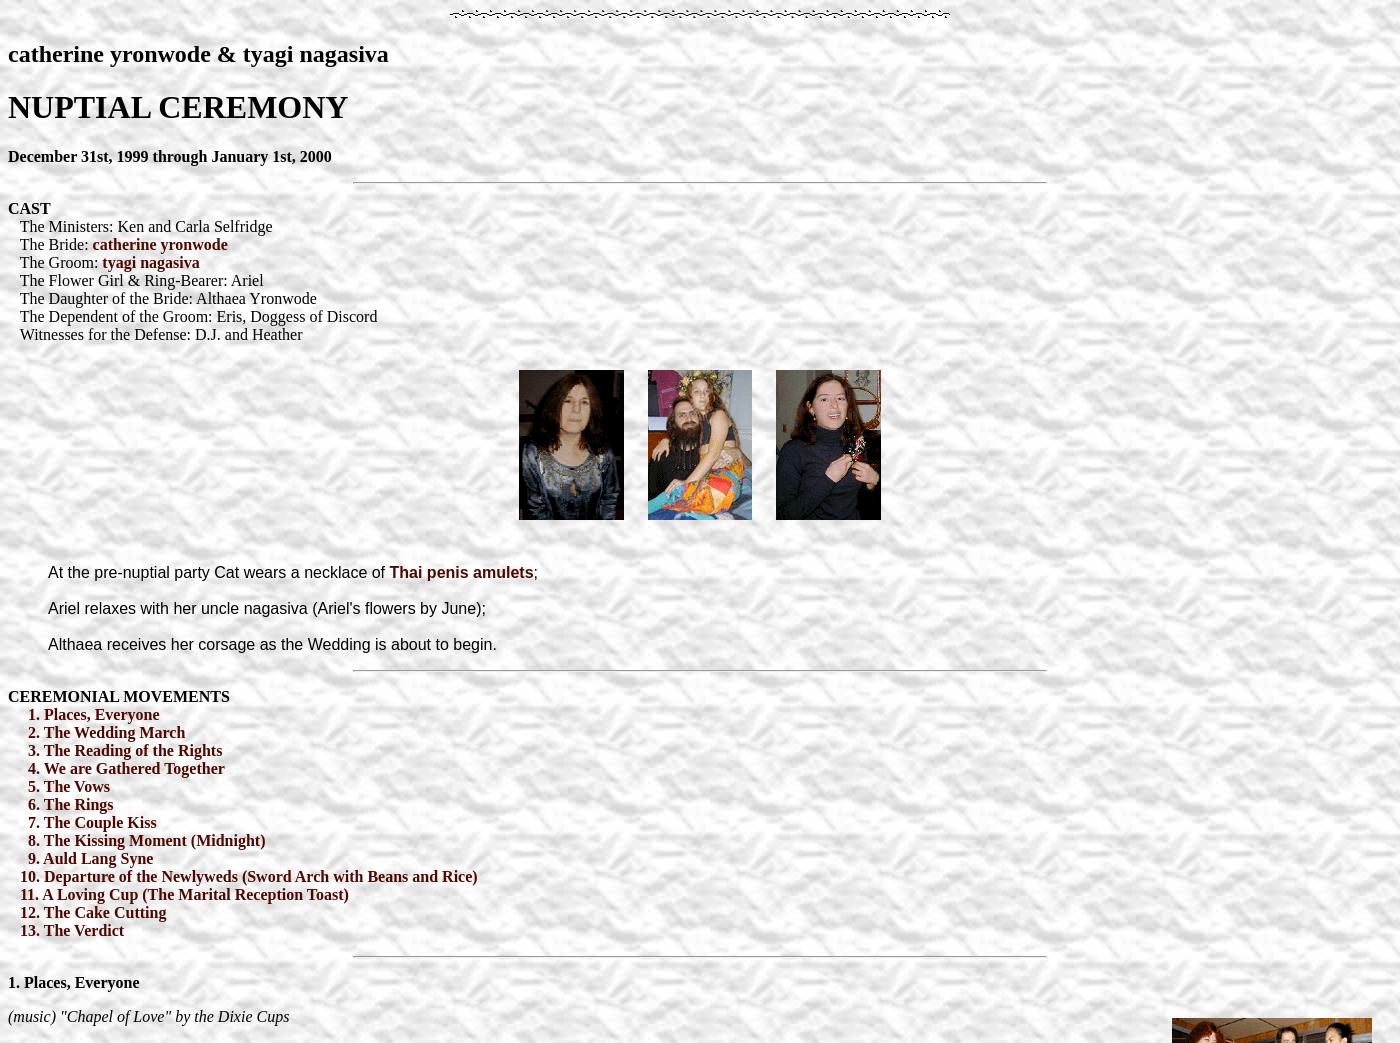 The height and width of the screenshot is (1043, 1400). I want to click on 'Ariel relaxes with her uncle nagasiva (Ariel's flowers by June);', so click(266, 606).